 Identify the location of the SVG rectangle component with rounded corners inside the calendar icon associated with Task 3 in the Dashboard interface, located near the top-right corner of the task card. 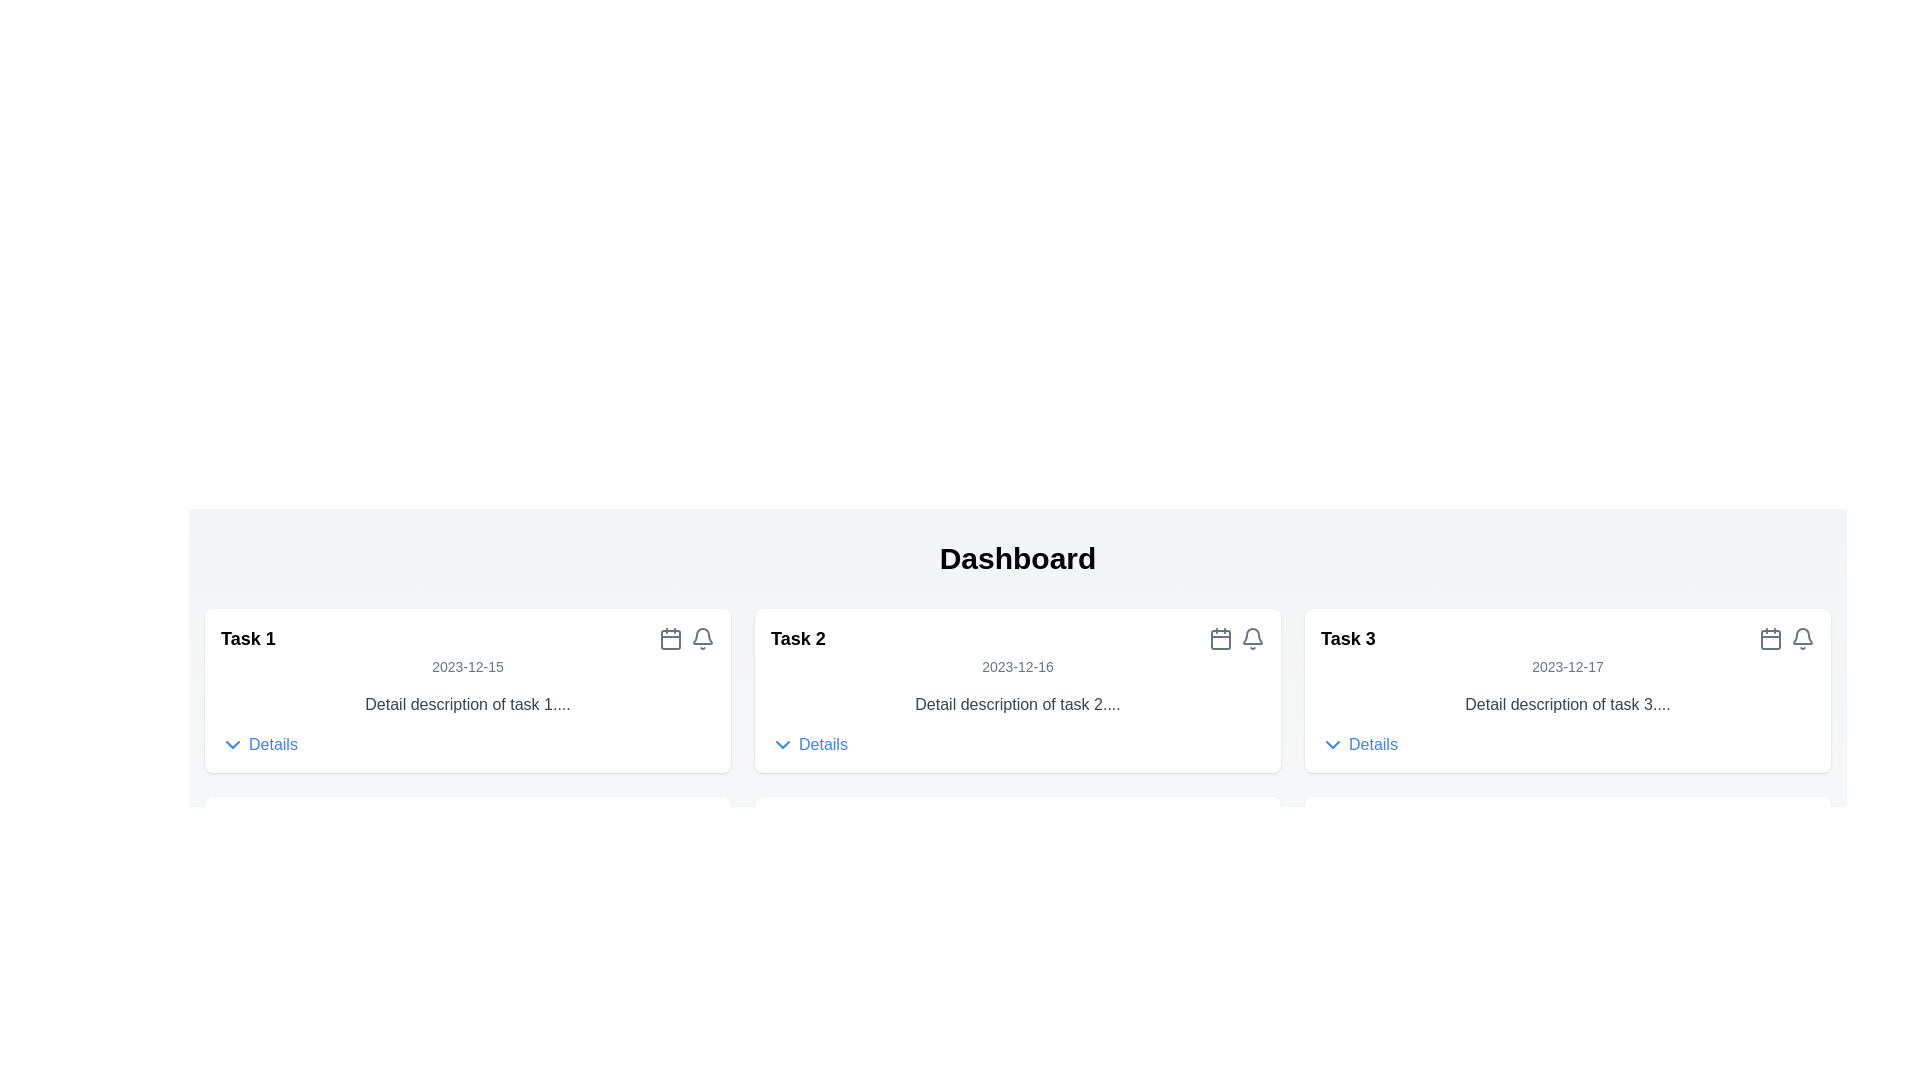
(1771, 640).